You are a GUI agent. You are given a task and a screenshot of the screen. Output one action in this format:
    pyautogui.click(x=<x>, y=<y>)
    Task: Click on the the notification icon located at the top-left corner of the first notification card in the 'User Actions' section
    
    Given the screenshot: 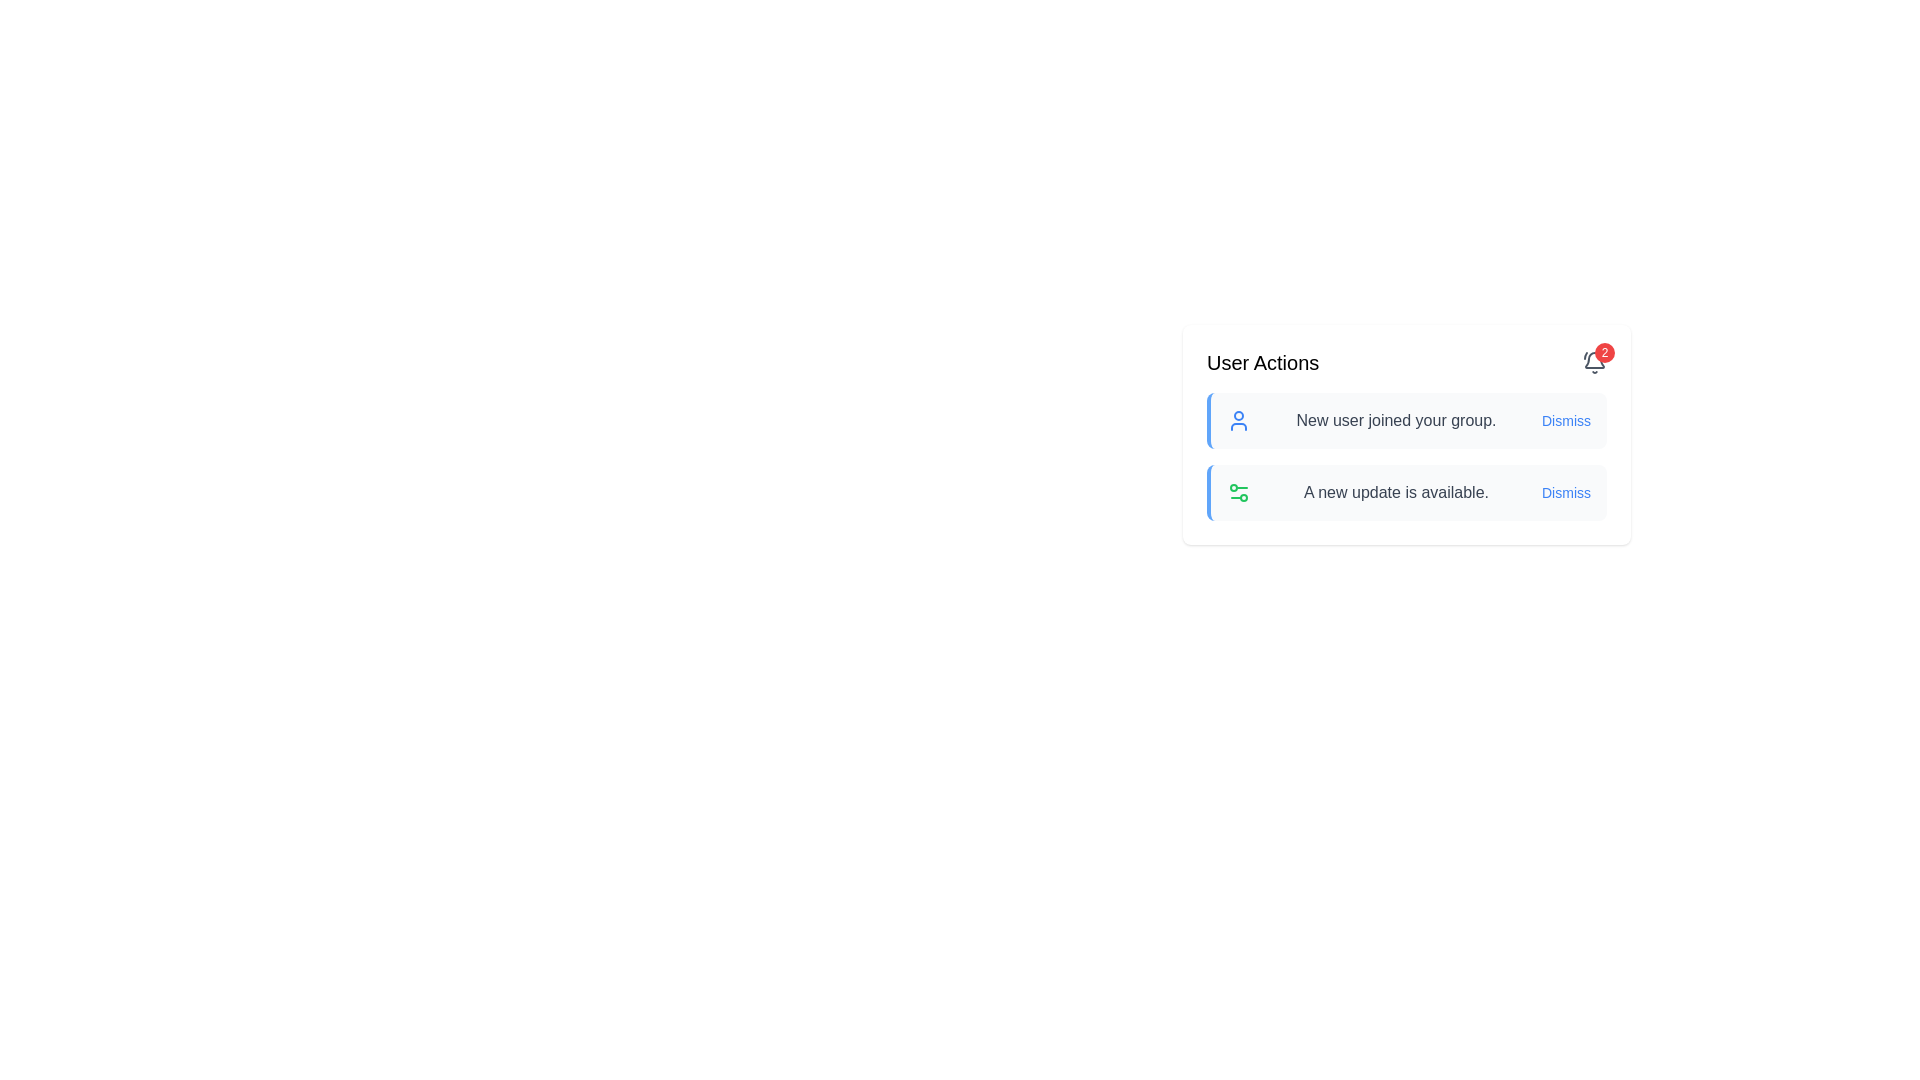 What is the action you would take?
    pyautogui.click(x=1237, y=419)
    